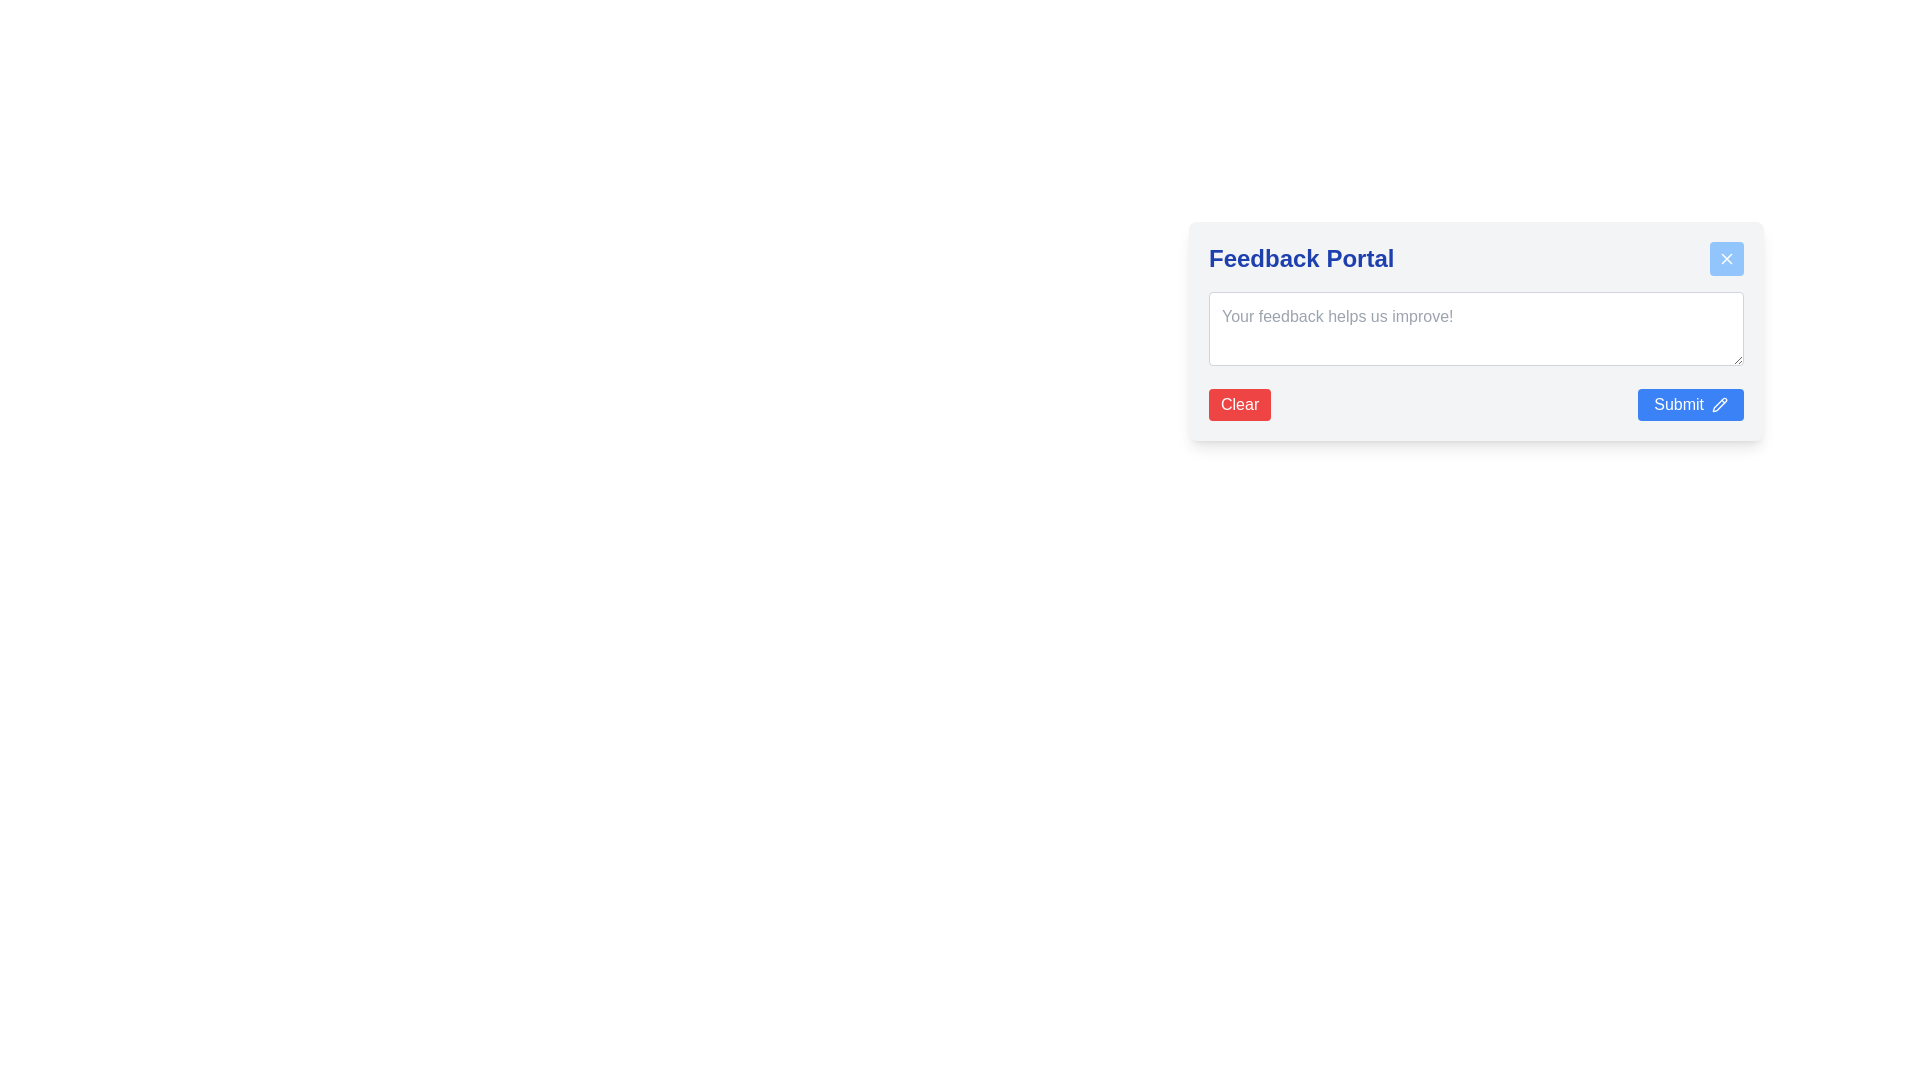 Image resolution: width=1920 pixels, height=1080 pixels. Describe the element at coordinates (1238, 405) in the screenshot. I see `the 'Clear' button located at the bottom of the 'Feedback Portal' section to clear any input or selections` at that location.